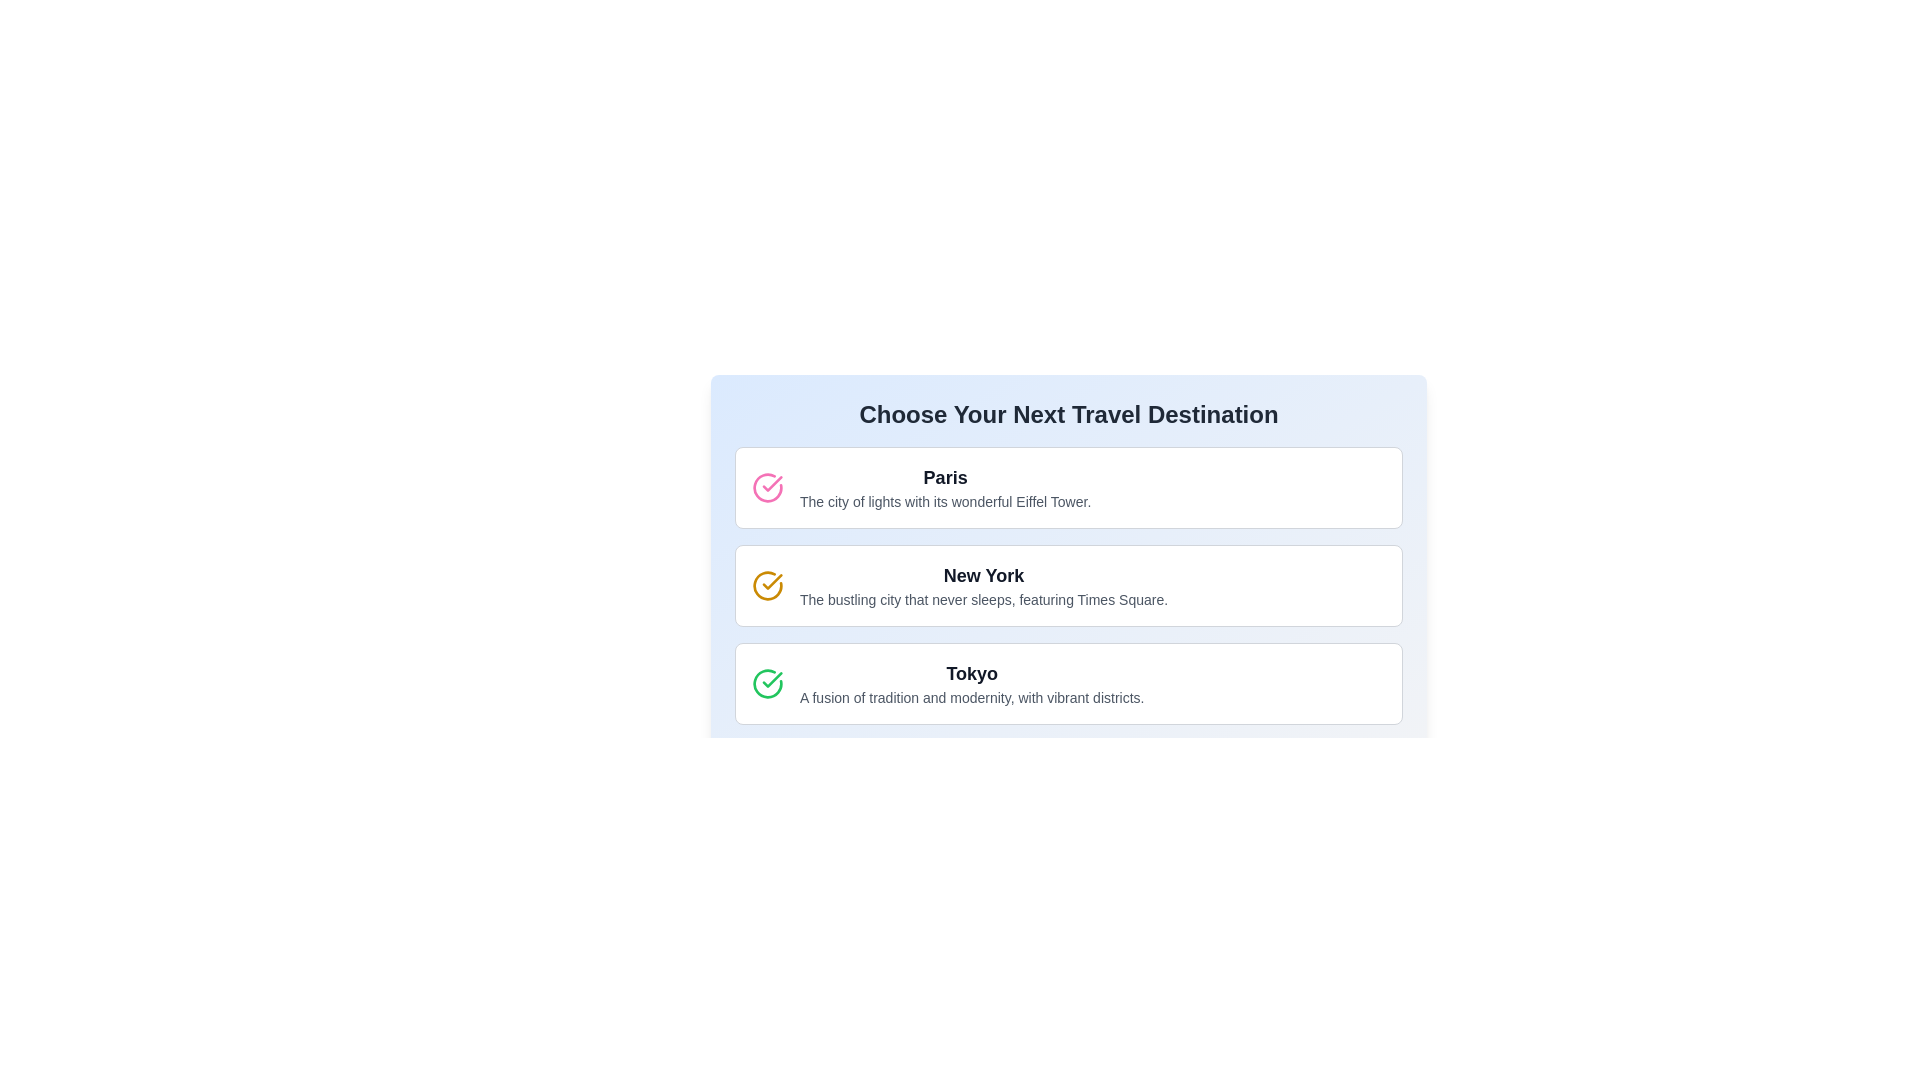 Image resolution: width=1920 pixels, height=1080 pixels. I want to click on the 'Paris' destination button, which is the first card, so click(1068, 488).